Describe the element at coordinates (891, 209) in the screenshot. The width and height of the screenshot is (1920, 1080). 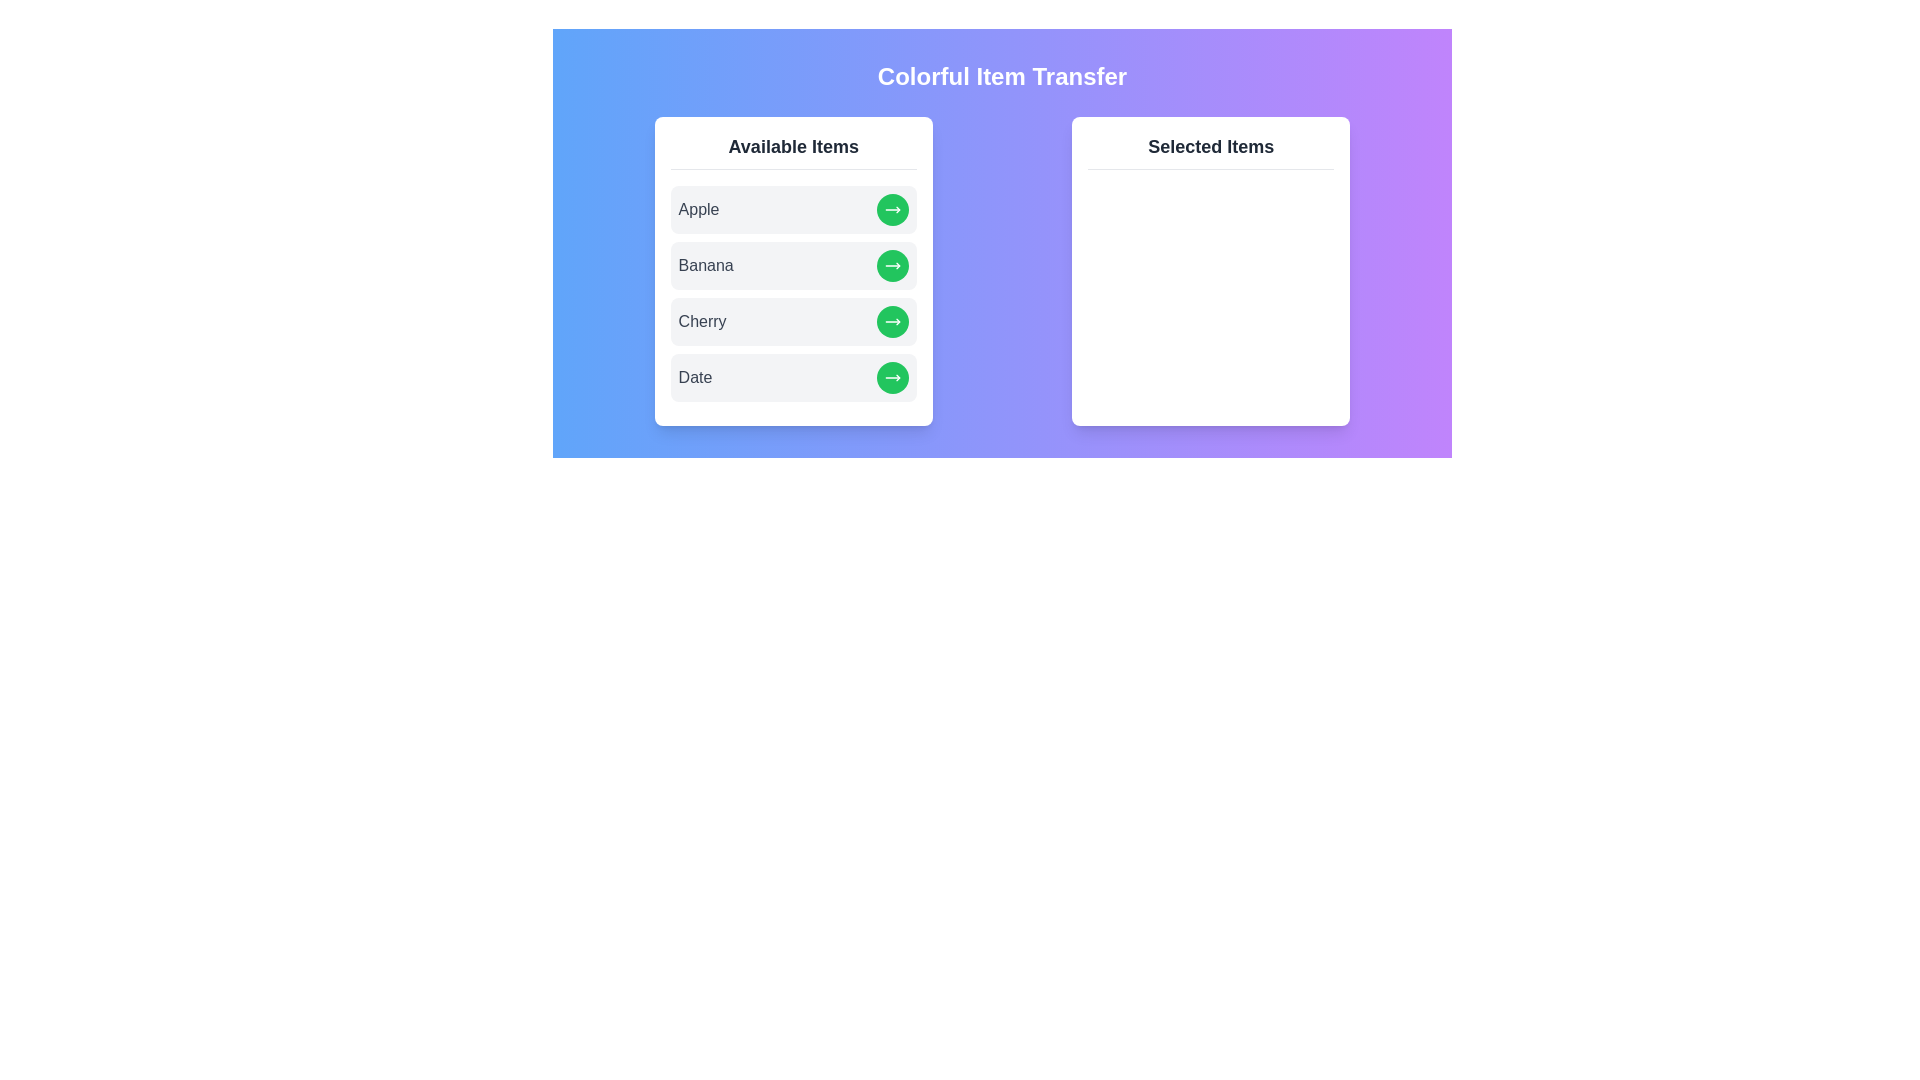
I see `right arrow button next to the item Apple in the 'Available Items' list to transfer it to the 'Selected Items' list` at that location.